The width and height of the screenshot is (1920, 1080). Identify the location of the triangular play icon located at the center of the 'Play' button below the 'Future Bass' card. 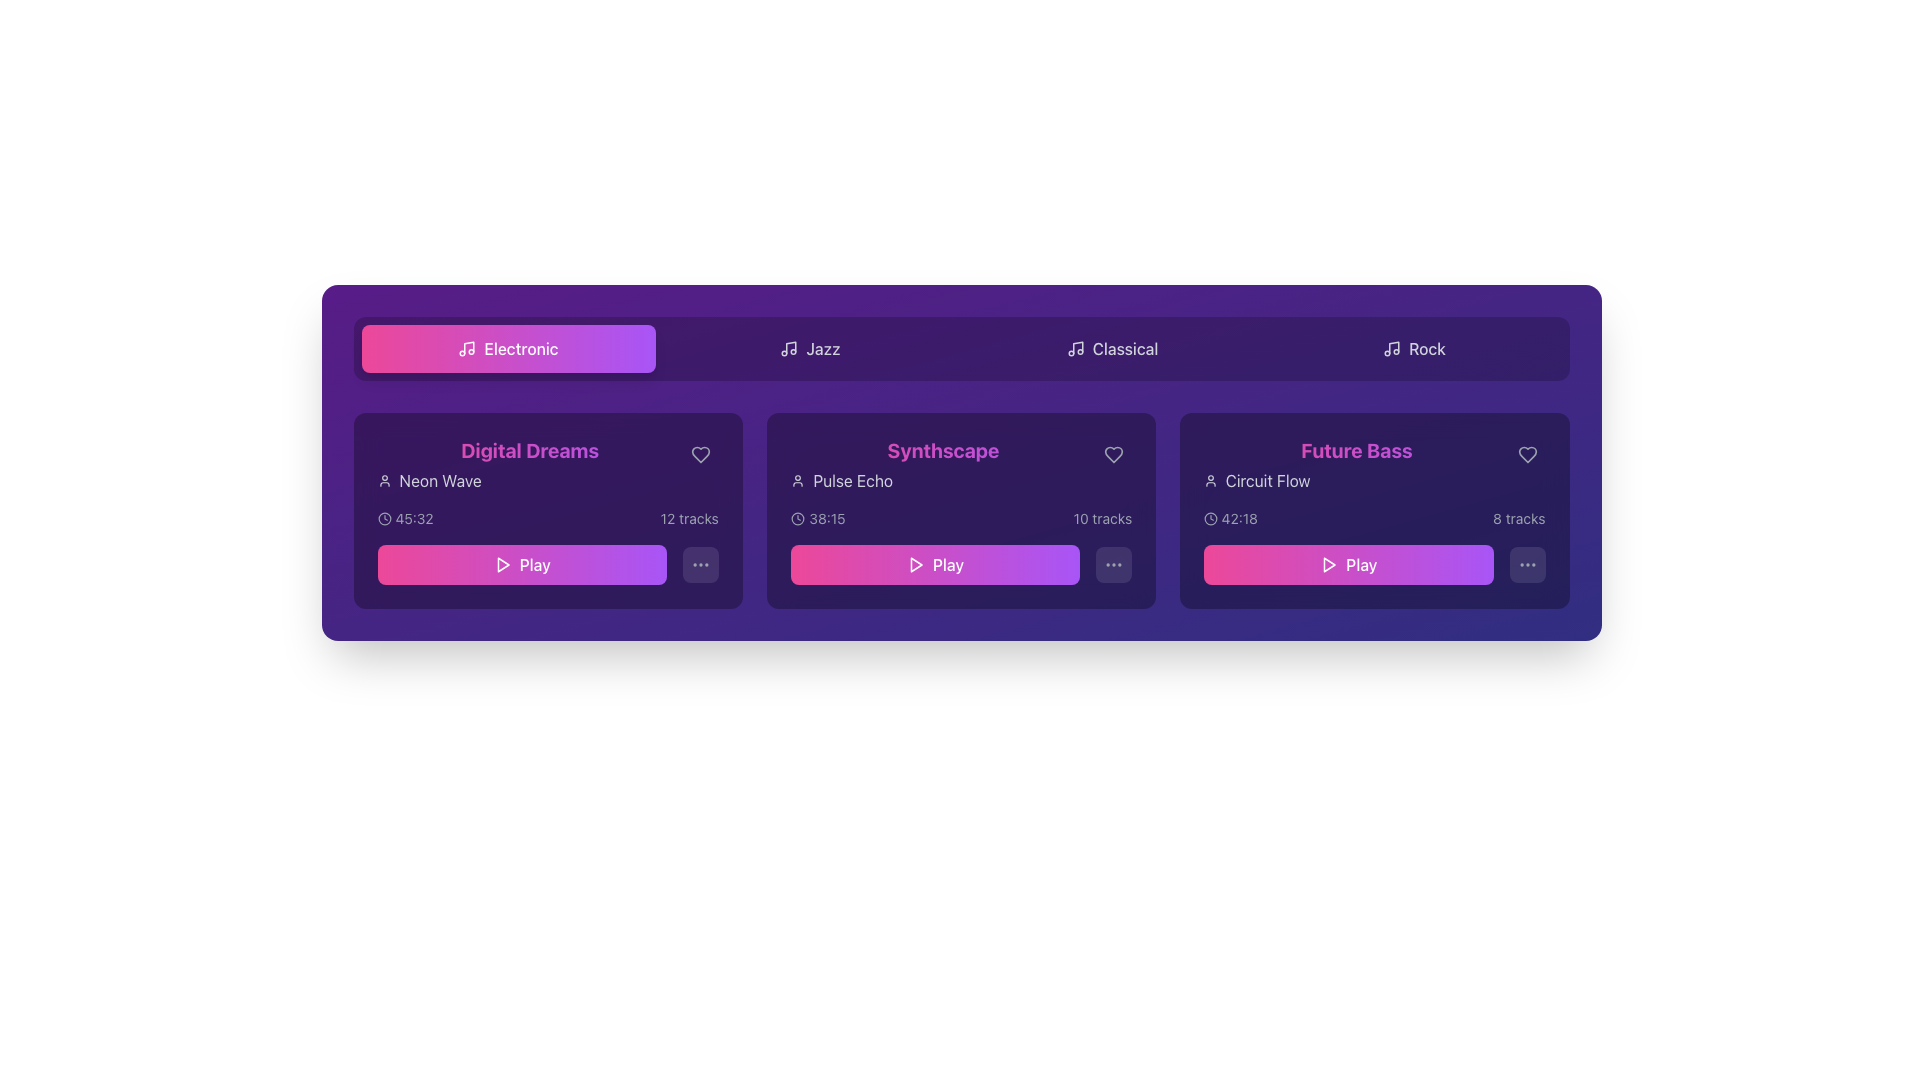
(1329, 564).